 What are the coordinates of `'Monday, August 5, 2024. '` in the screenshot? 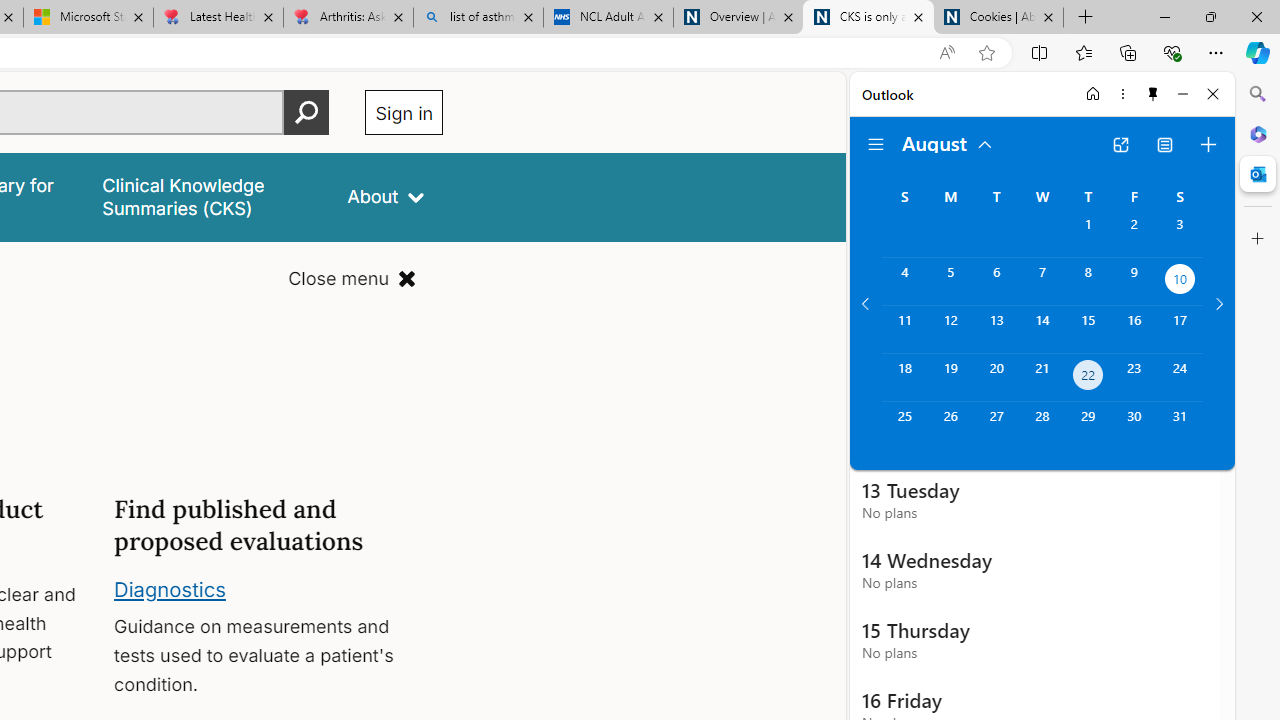 It's located at (949, 281).